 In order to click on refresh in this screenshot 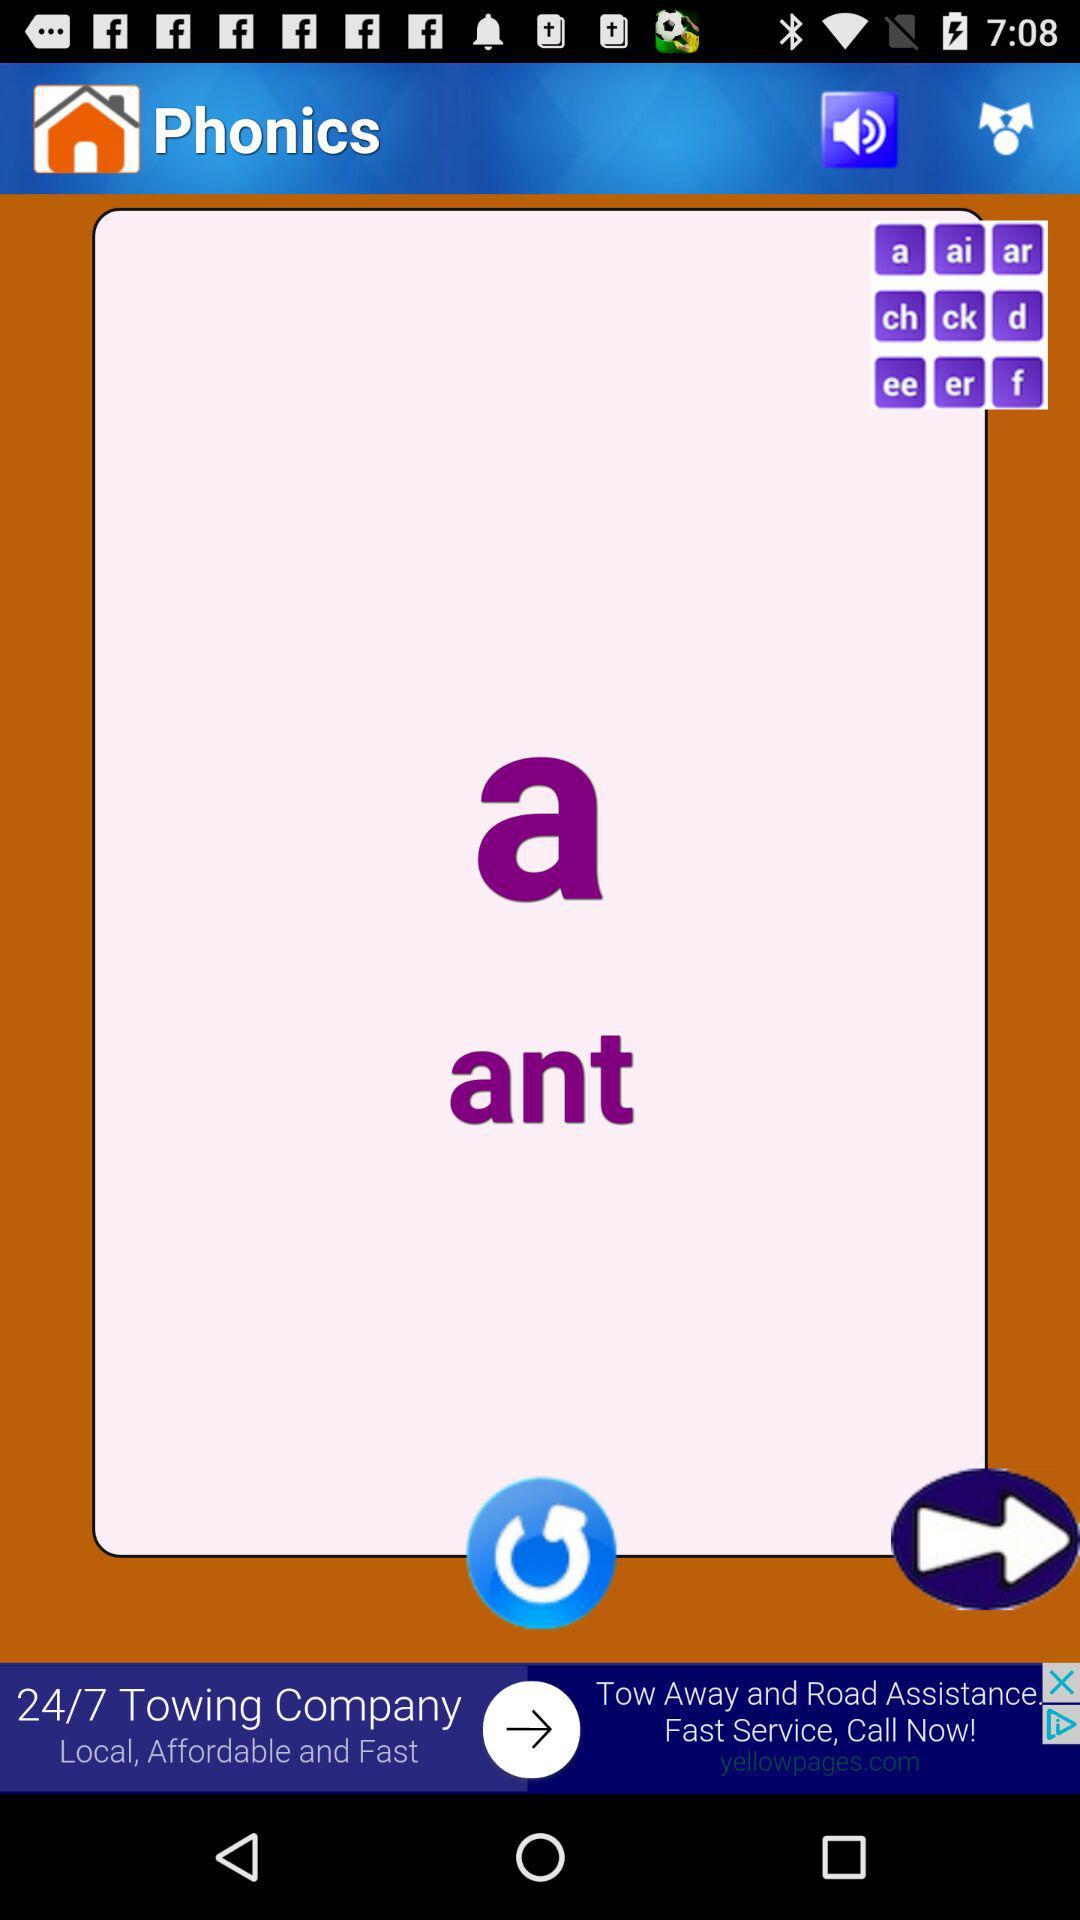, I will do `click(540, 1551)`.